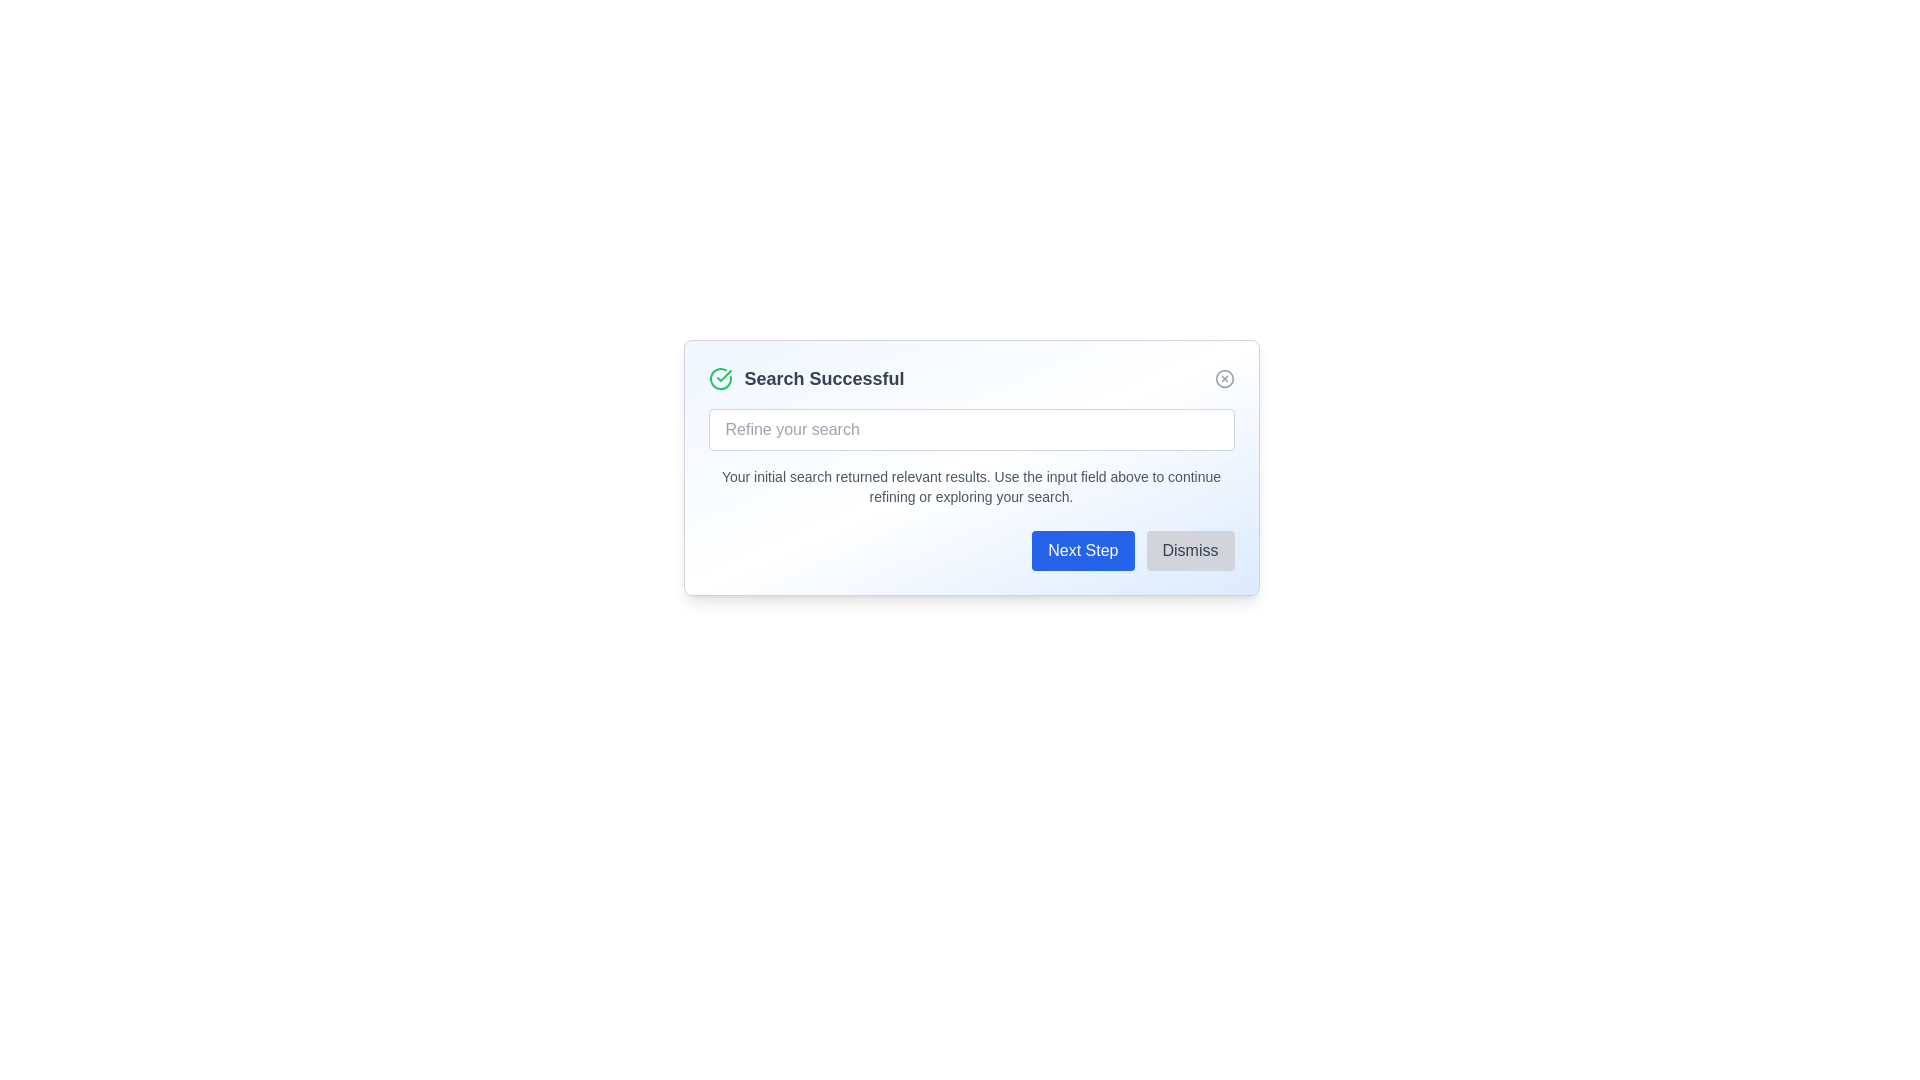  Describe the element at coordinates (1223, 378) in the screenshot. I see `close button to dismiss the alert` at that location.